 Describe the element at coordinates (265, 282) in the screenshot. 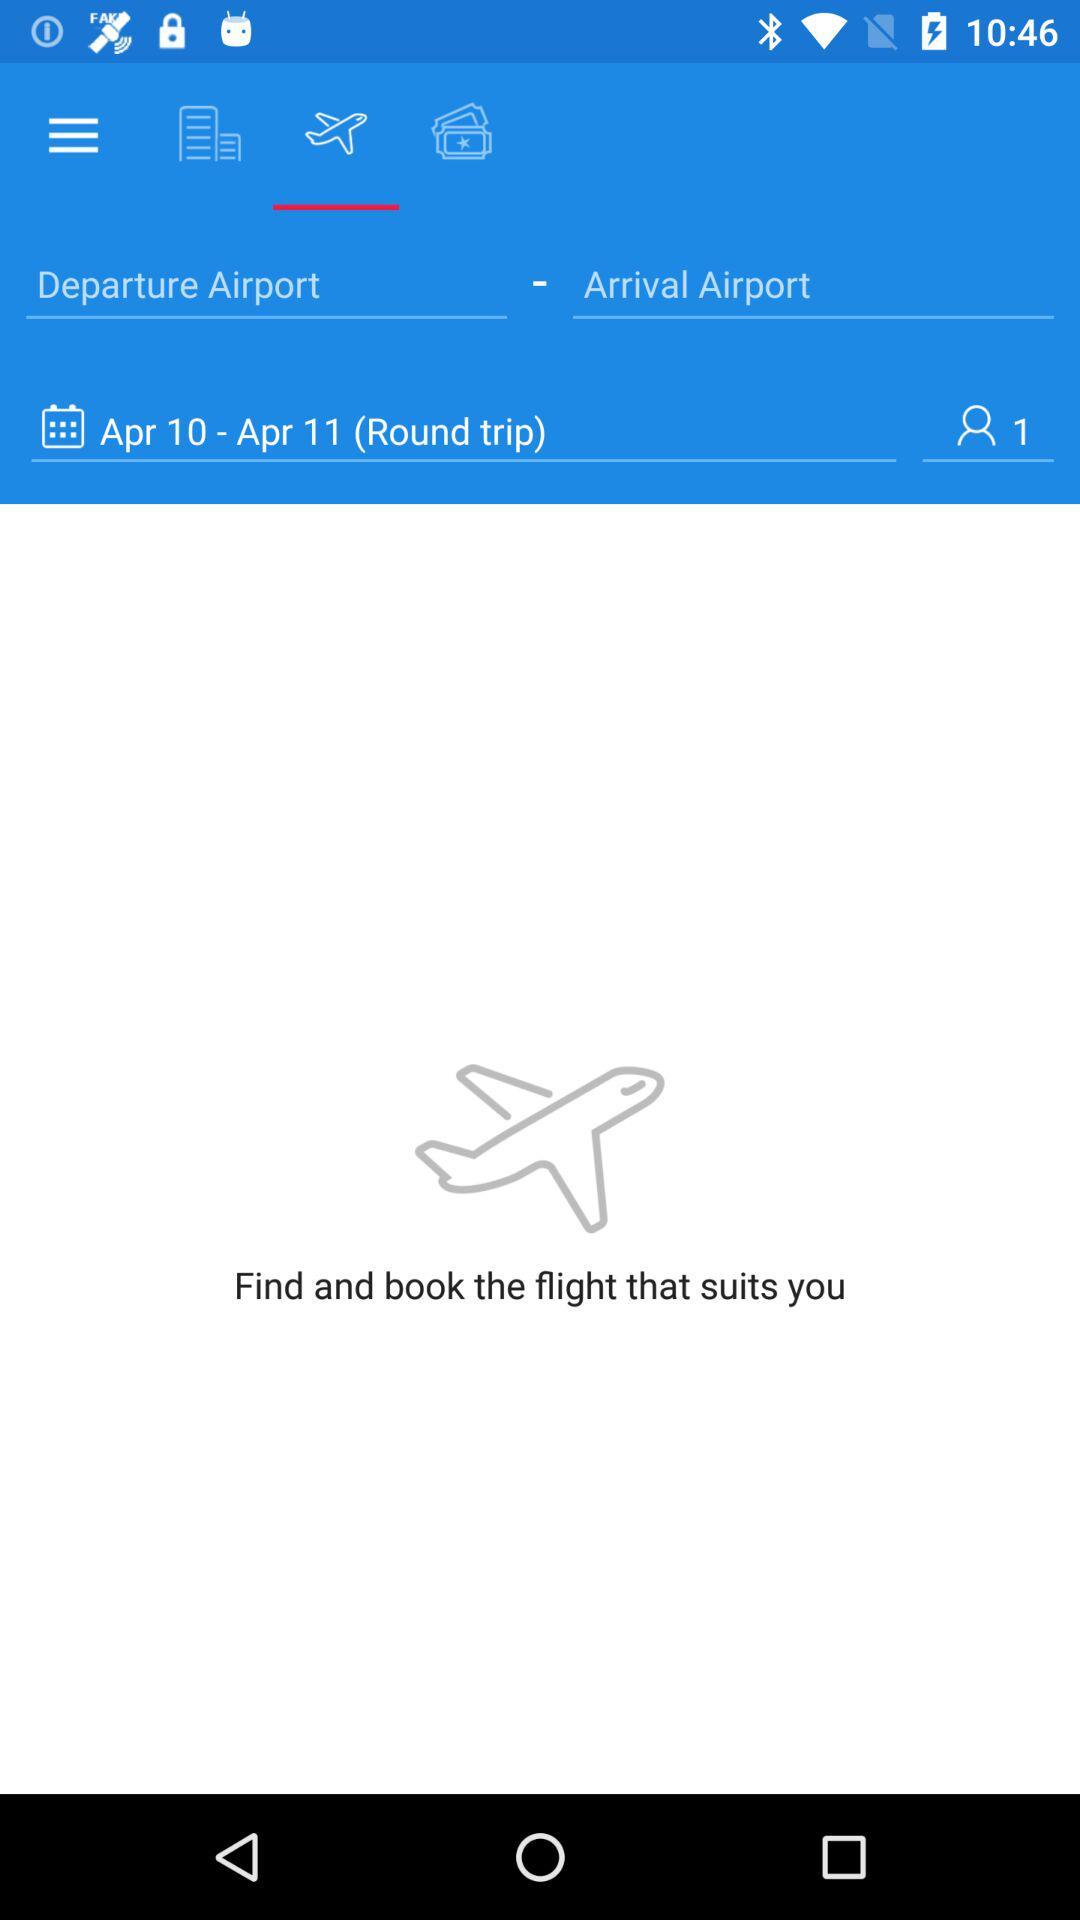

I see `the text departure airport` at that location.